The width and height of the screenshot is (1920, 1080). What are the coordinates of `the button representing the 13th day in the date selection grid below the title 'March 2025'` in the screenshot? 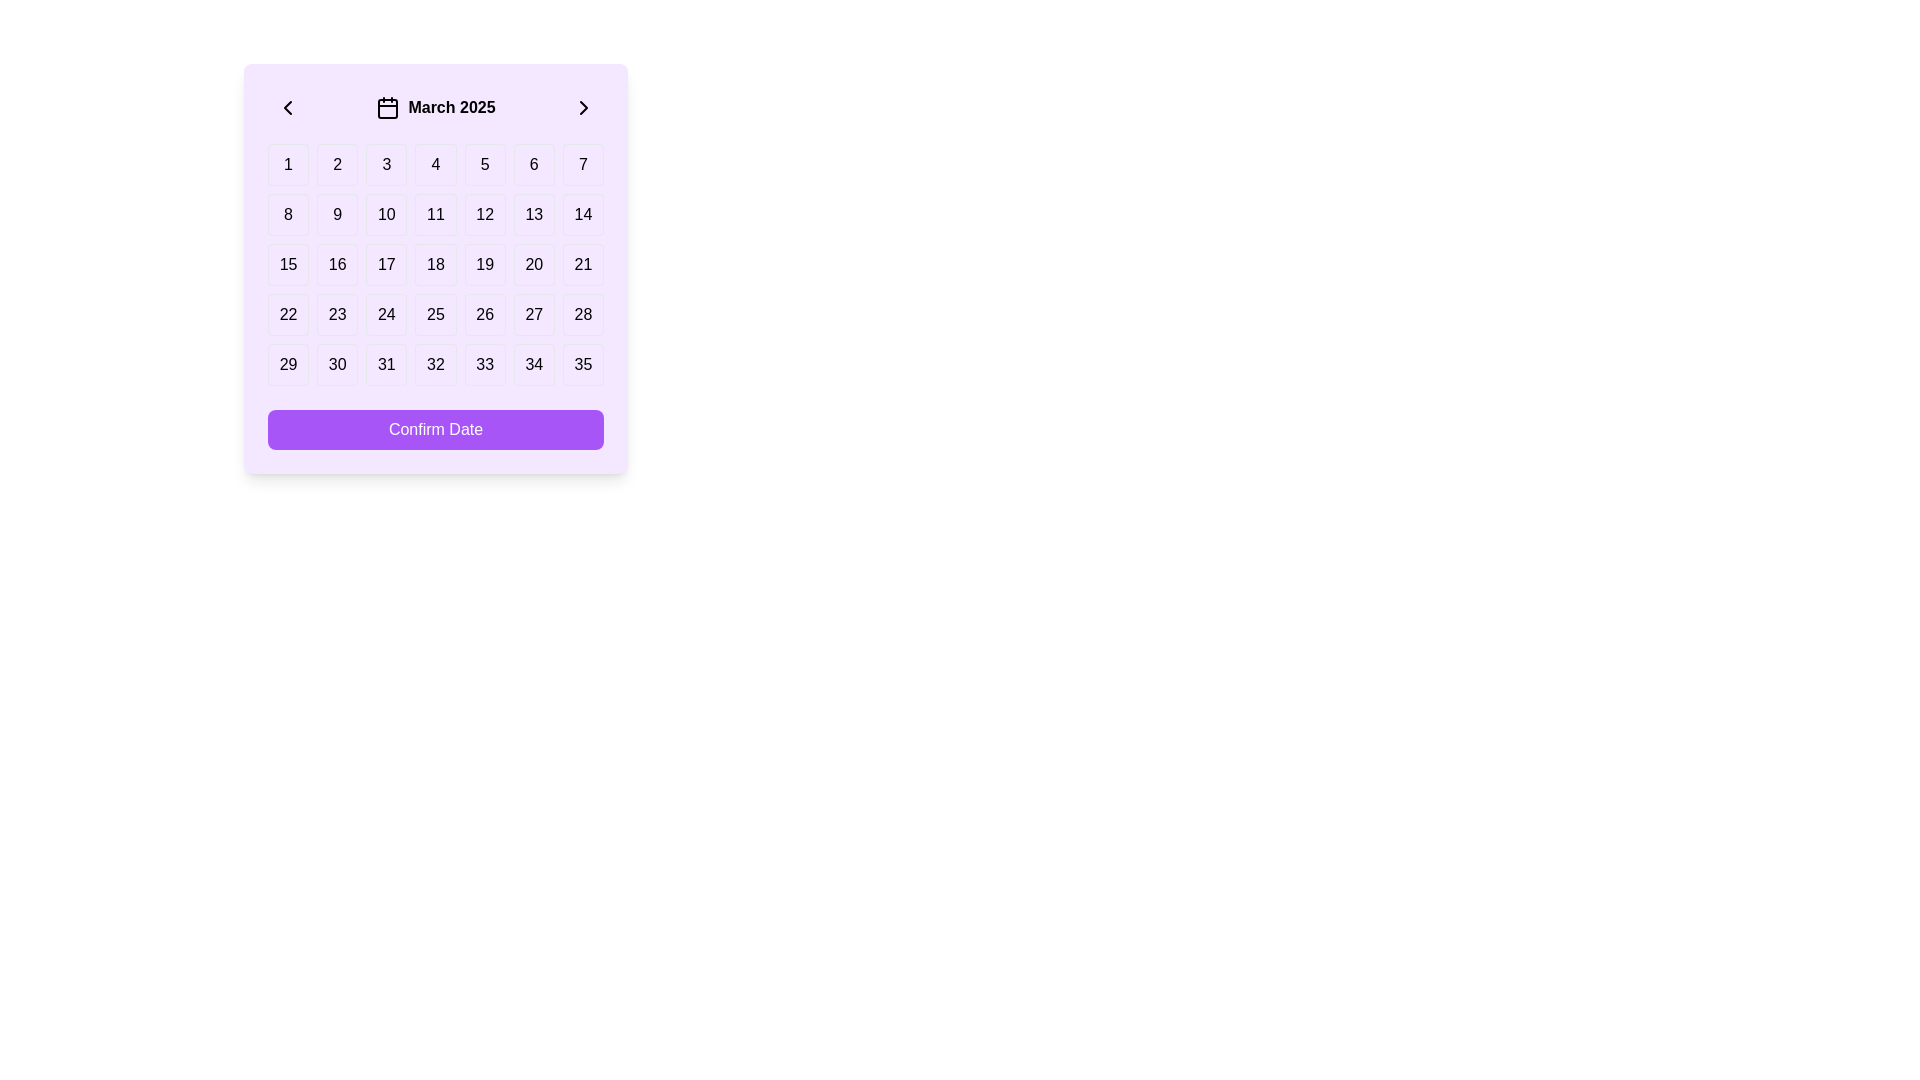 It's located at (533, 215).